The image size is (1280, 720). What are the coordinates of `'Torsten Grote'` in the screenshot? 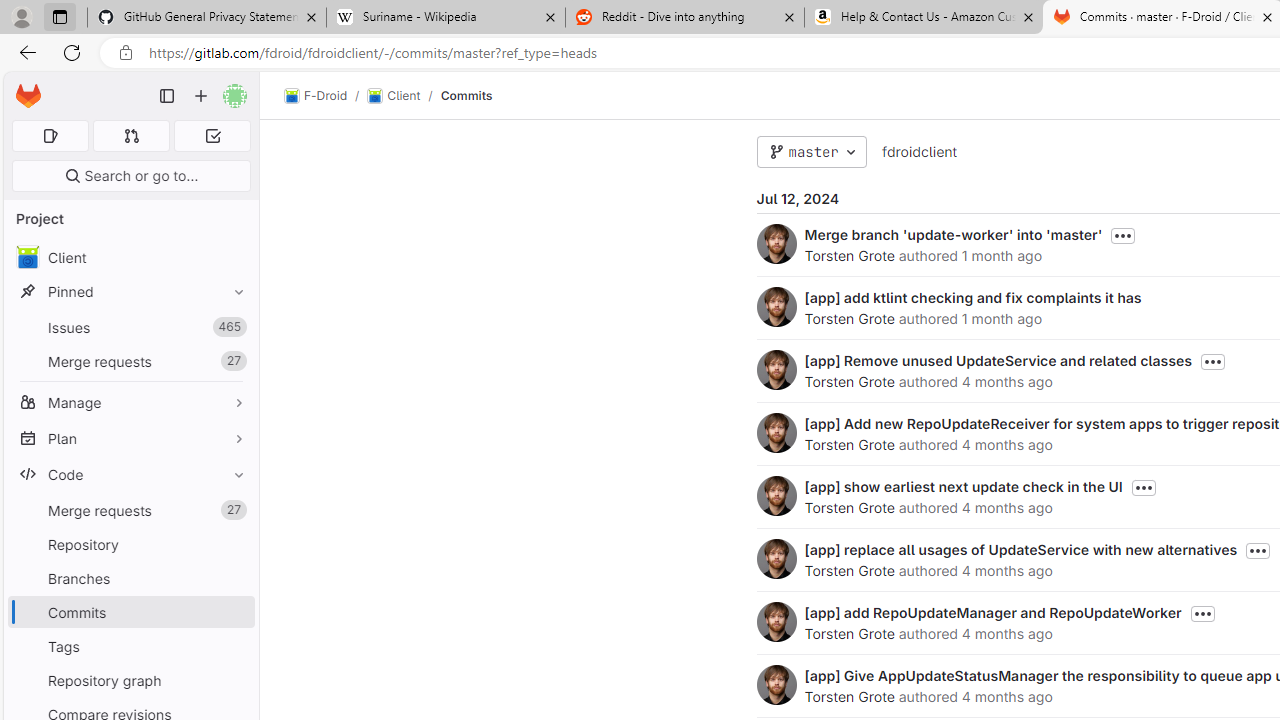 It's located at (849, 695).